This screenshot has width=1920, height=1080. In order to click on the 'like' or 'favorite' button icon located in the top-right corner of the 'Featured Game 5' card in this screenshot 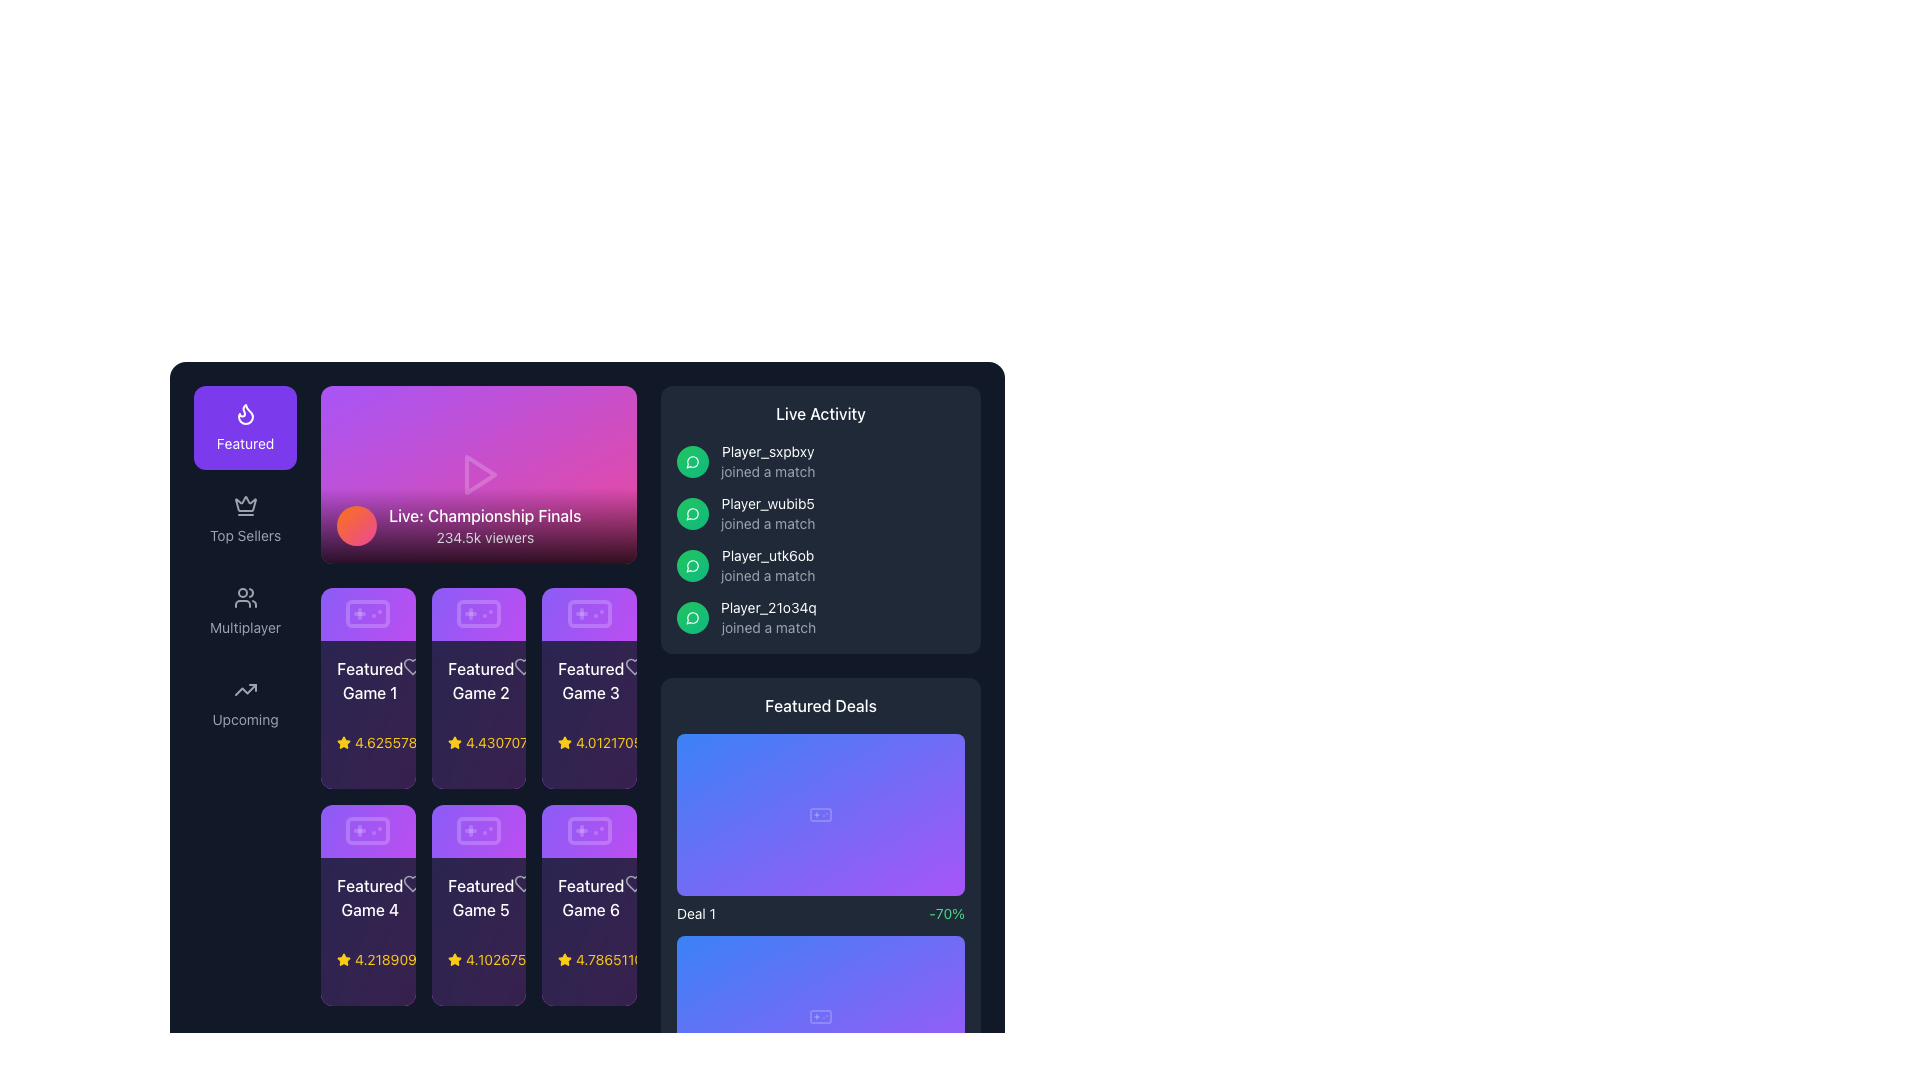, I will do `click(523, 882)`.